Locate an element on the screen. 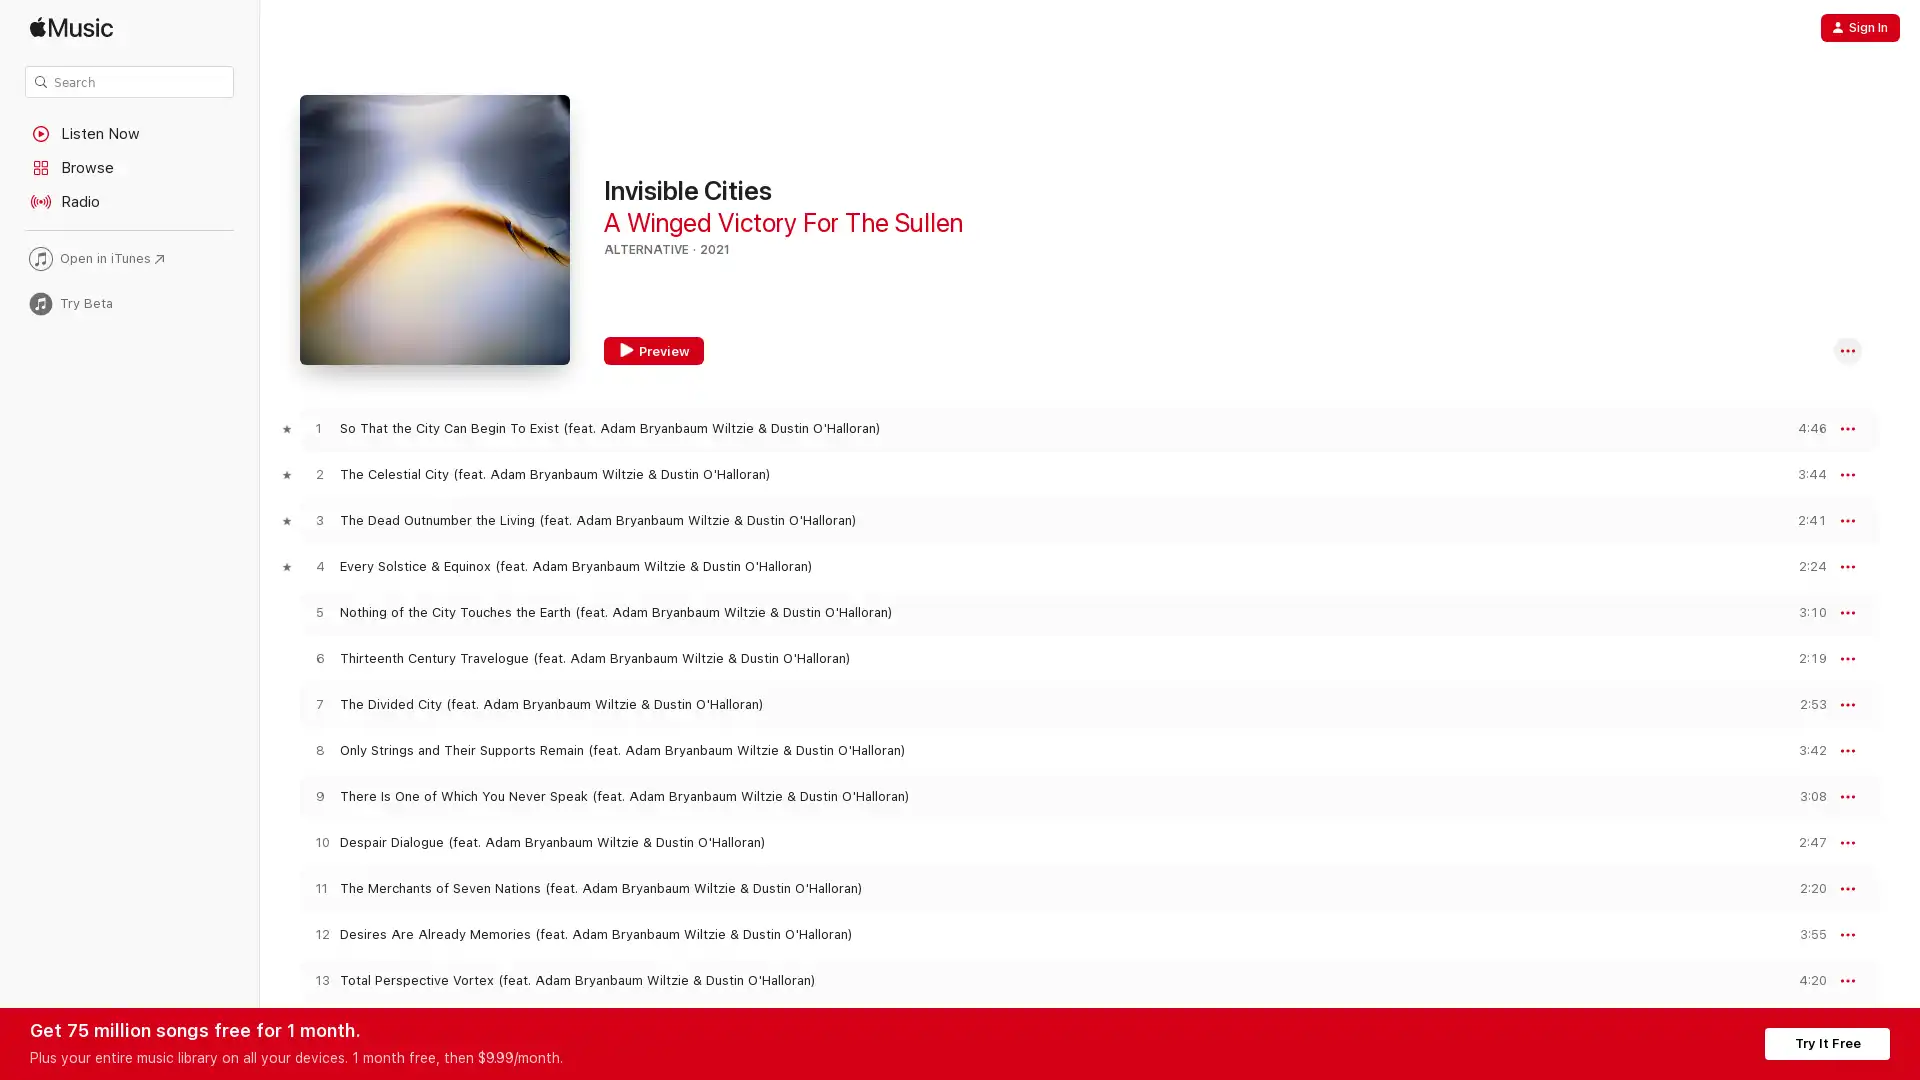 The image size is (1920, 1080). Play is located at coordinates (318, 979).